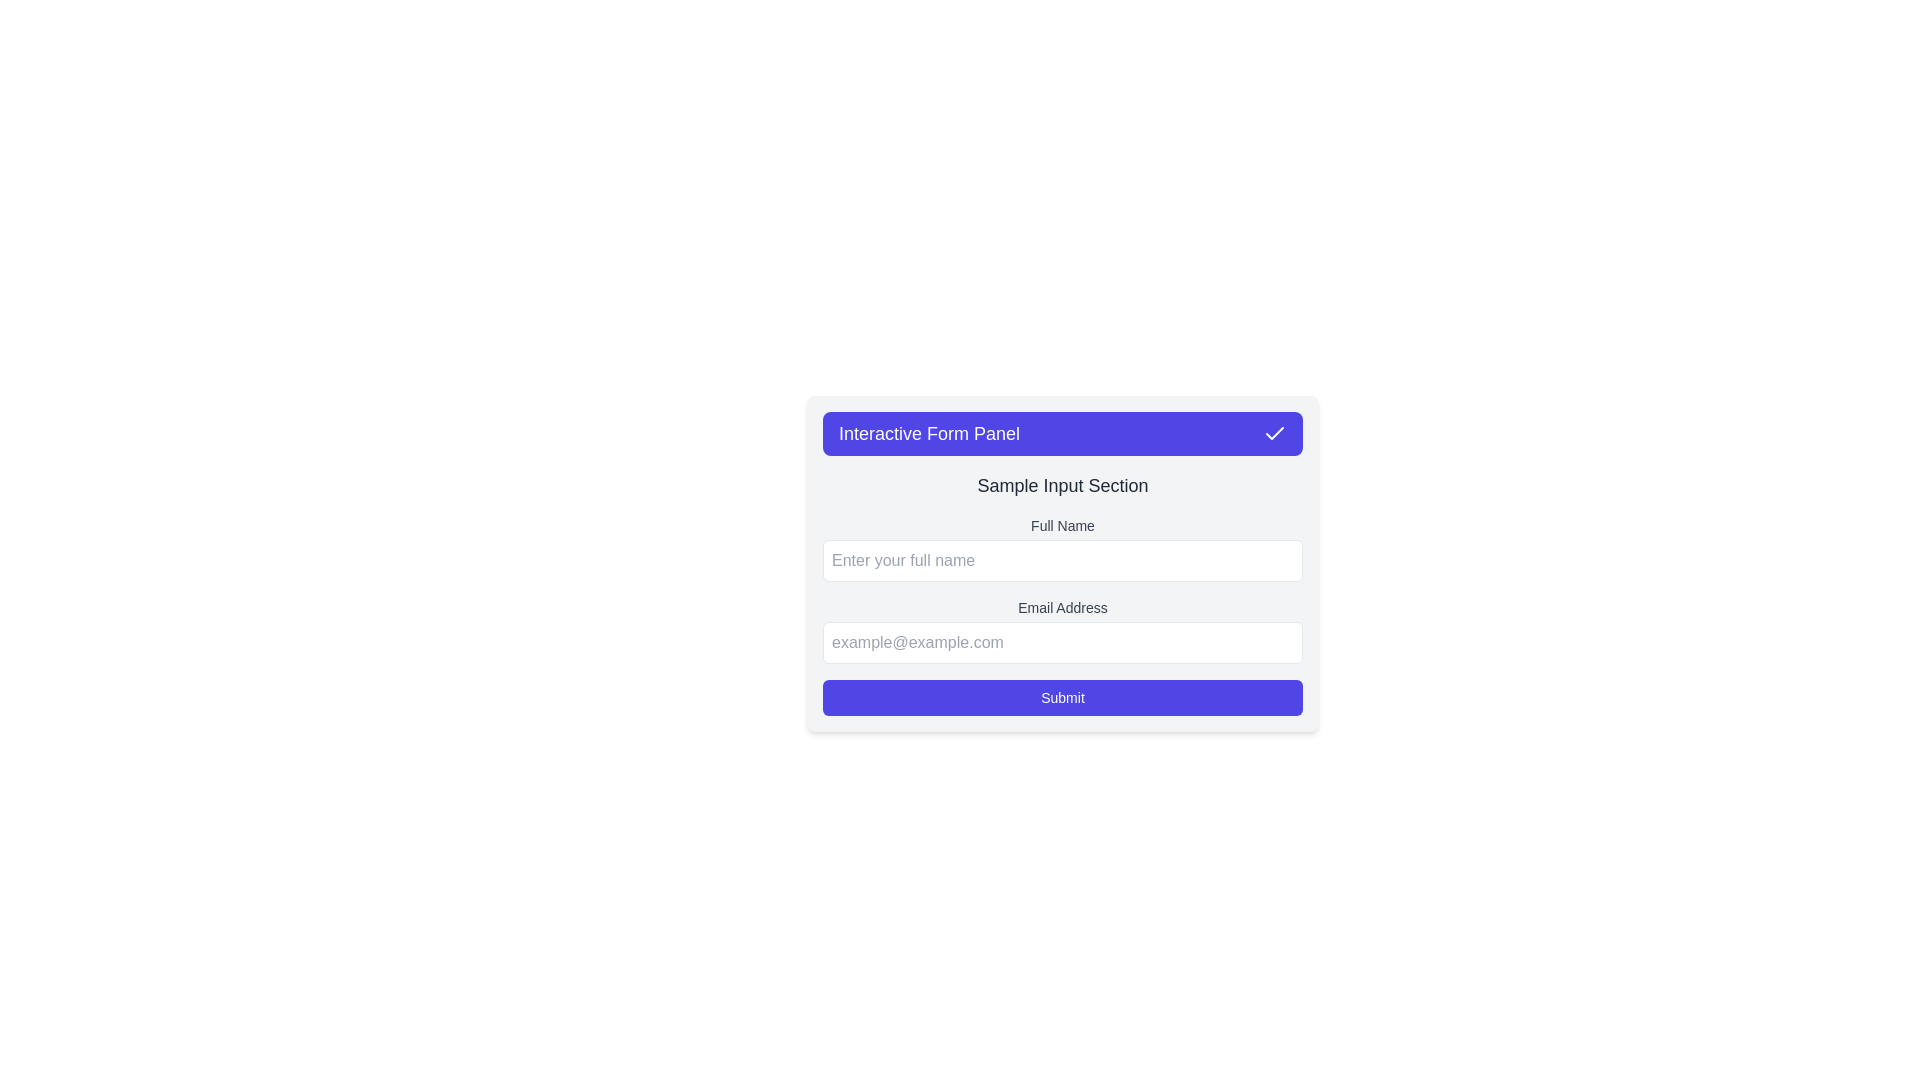  Describe the element at coordinates (1061, 524) in the screenshot. I see `the 'Full Name' label, which is styled with a gray font and positioned above the input field in the 'Sample Input Section'` at that location.